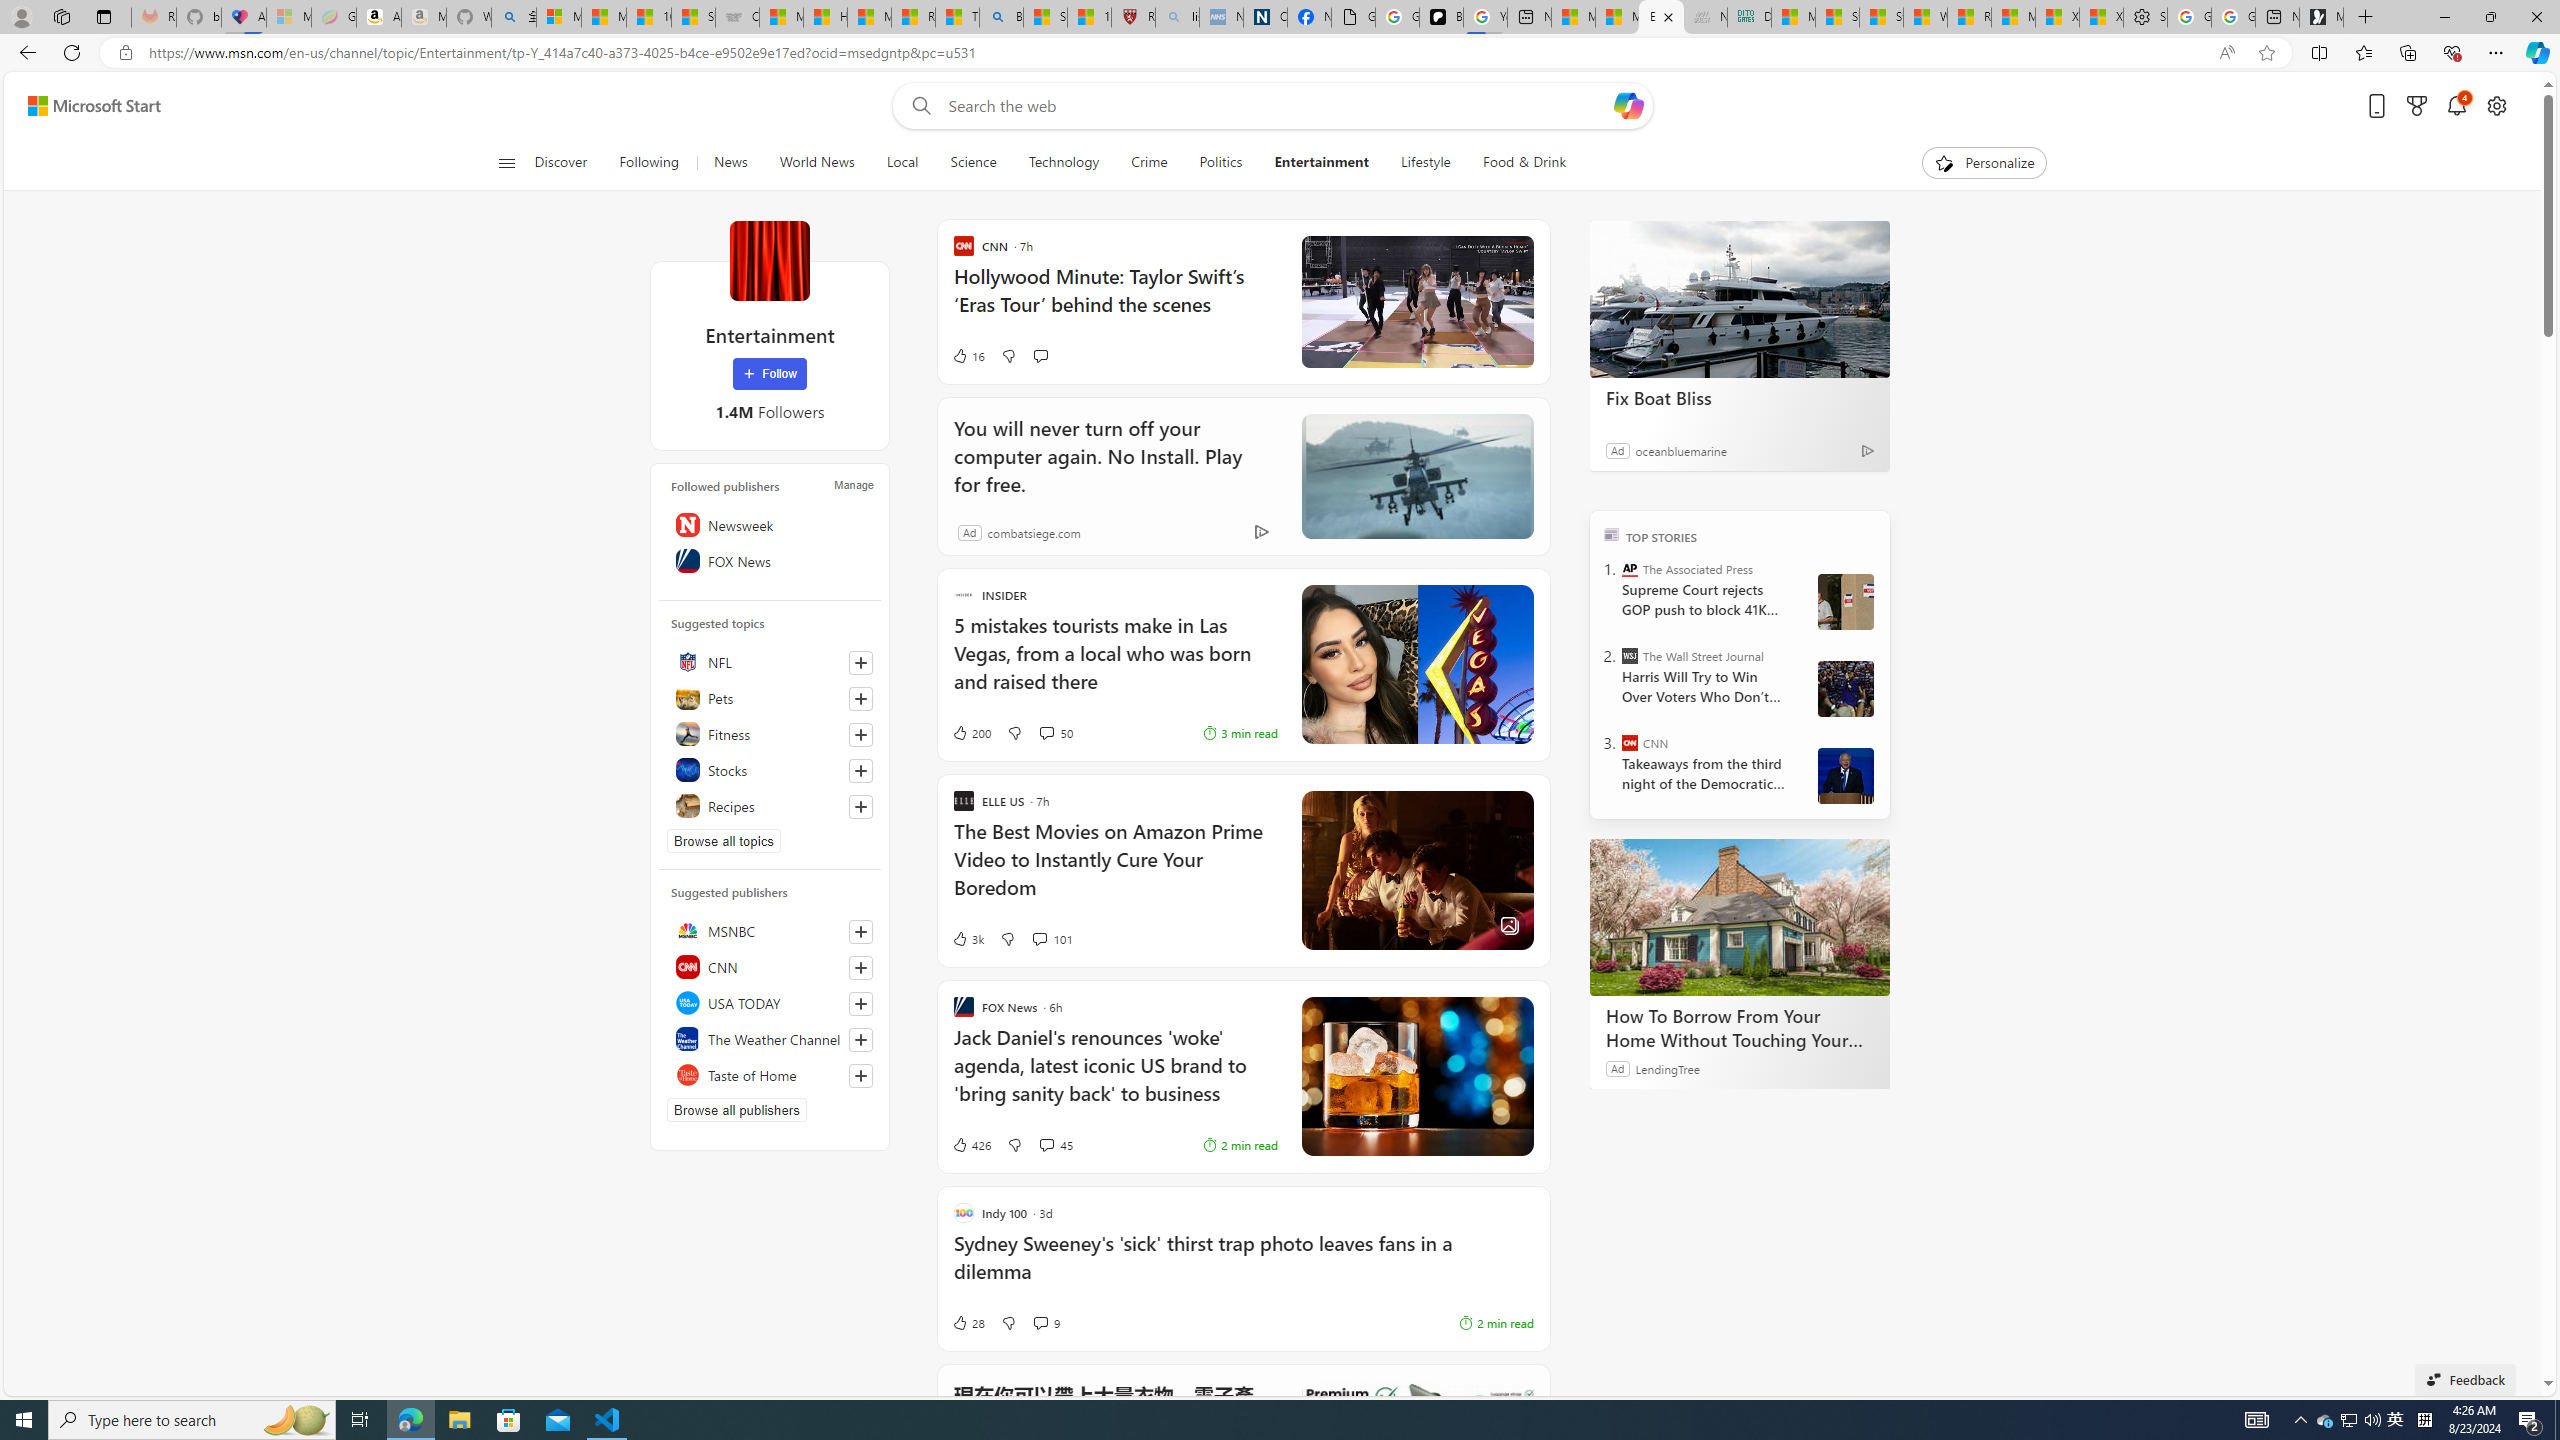 The width and height of the screenshot is (2560, 1440). I want to click on 'The Associated Press', so click(1630, 568).